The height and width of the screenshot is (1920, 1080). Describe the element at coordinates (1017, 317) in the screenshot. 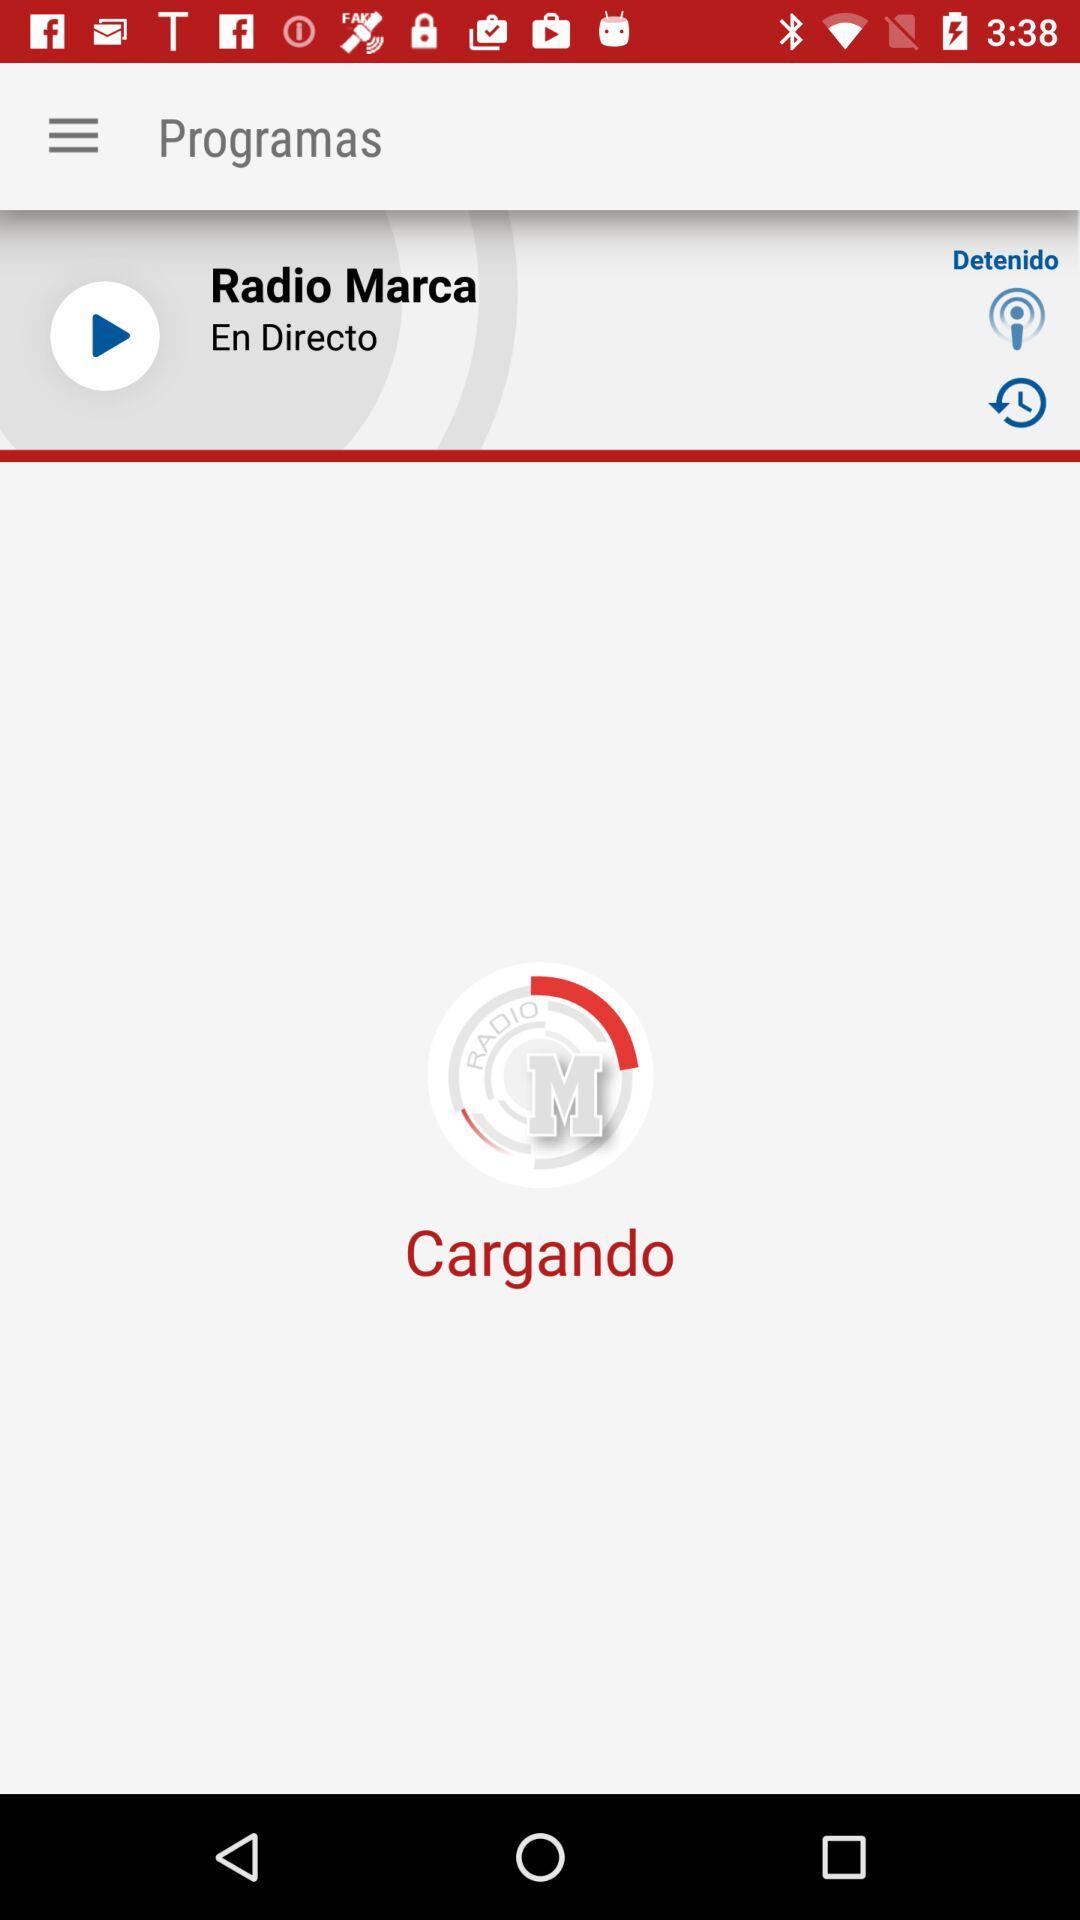

I see `the item to the right of en directo item` at that location.